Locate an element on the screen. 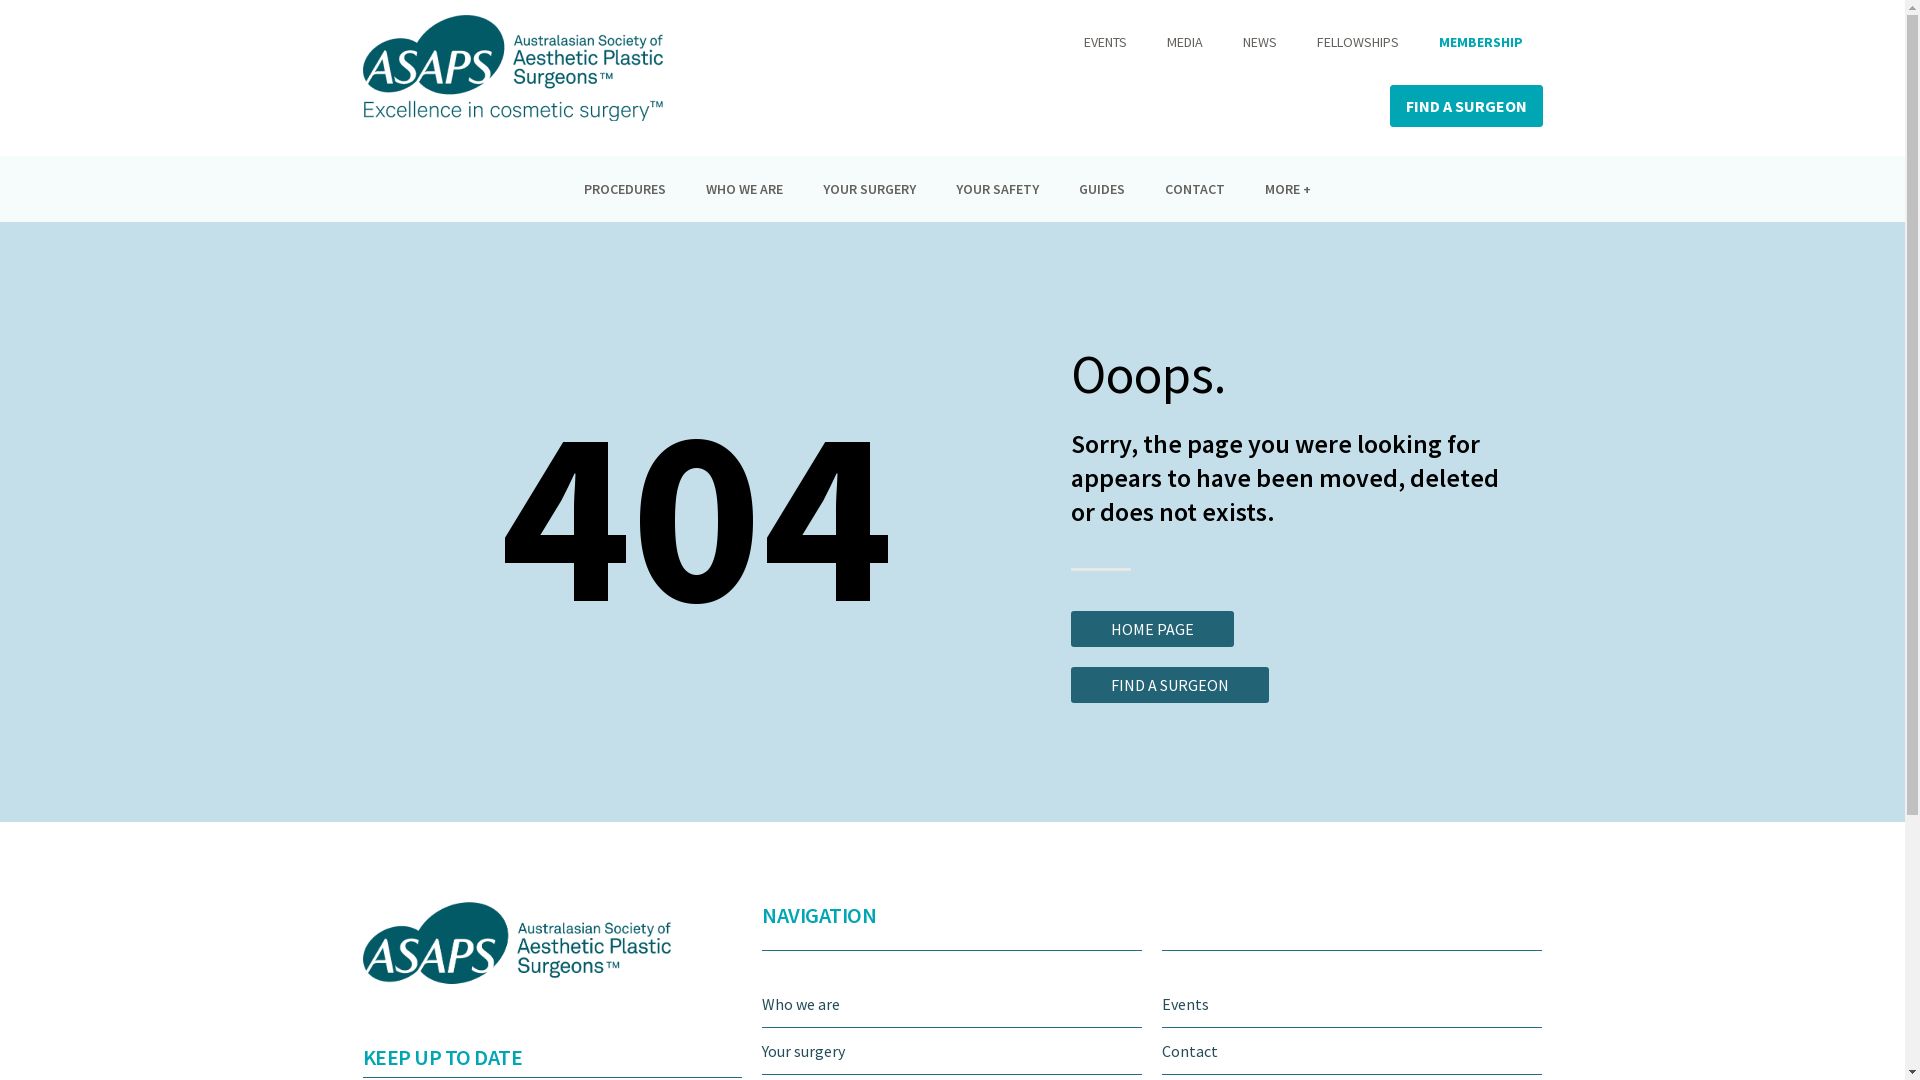  'MEDIA' is located at coordinates (1184, 42).